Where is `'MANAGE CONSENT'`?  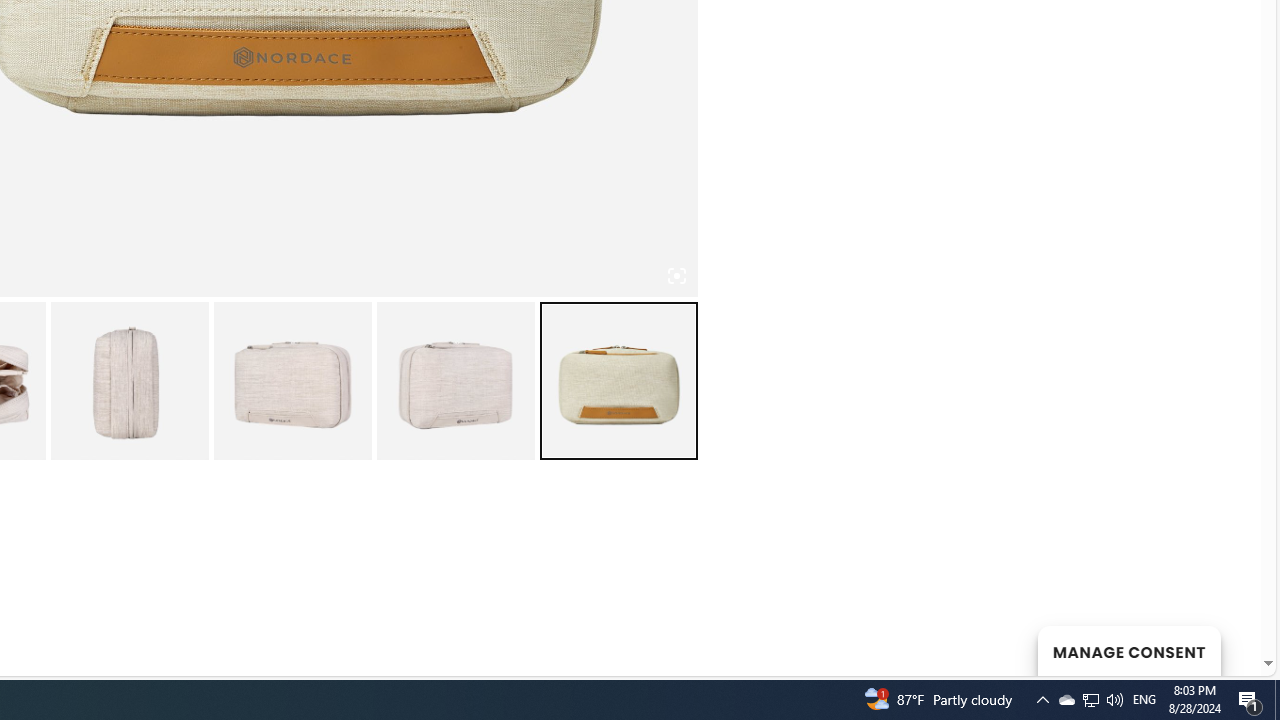 'MANAGE CONSENT' is located at coordinates (1128, 650).